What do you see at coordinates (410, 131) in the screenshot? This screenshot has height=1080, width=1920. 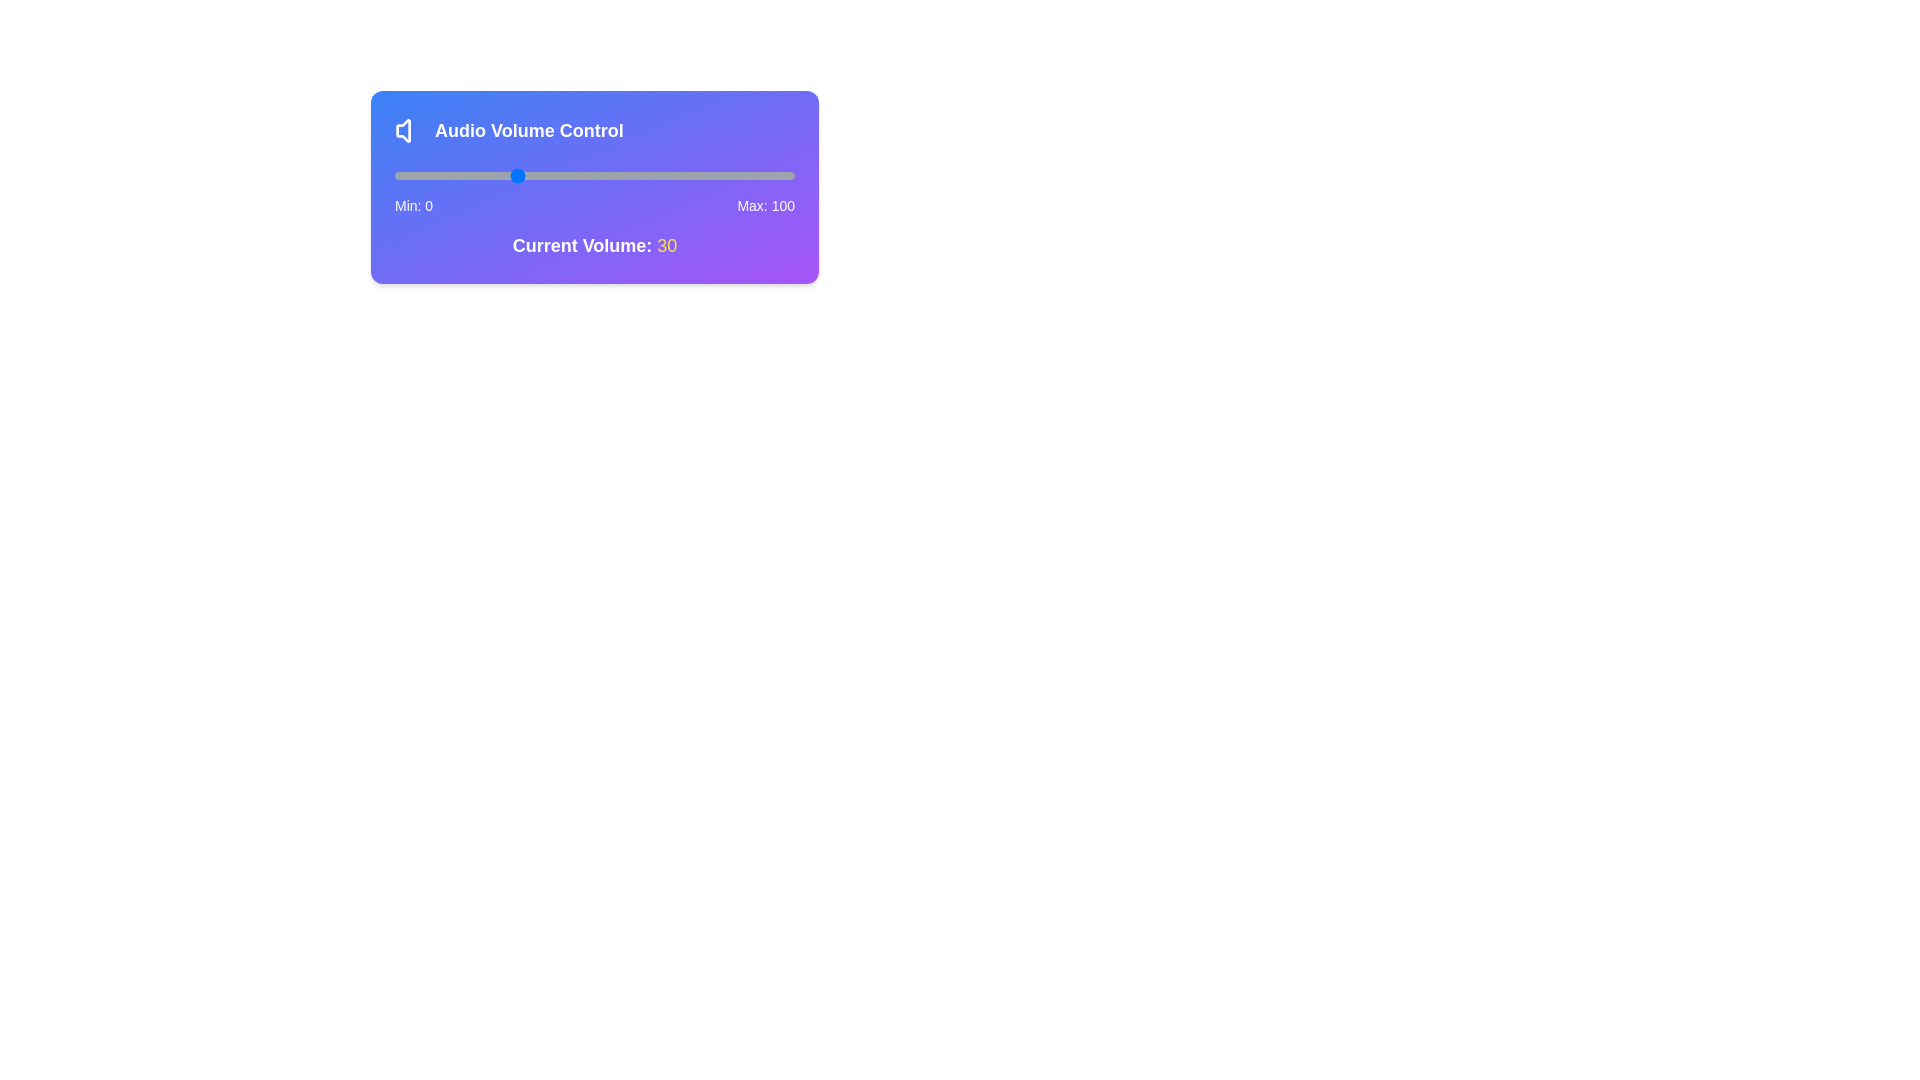 I see `the volume icon to toggle mute or unmute` at bounding box center [410, 131].